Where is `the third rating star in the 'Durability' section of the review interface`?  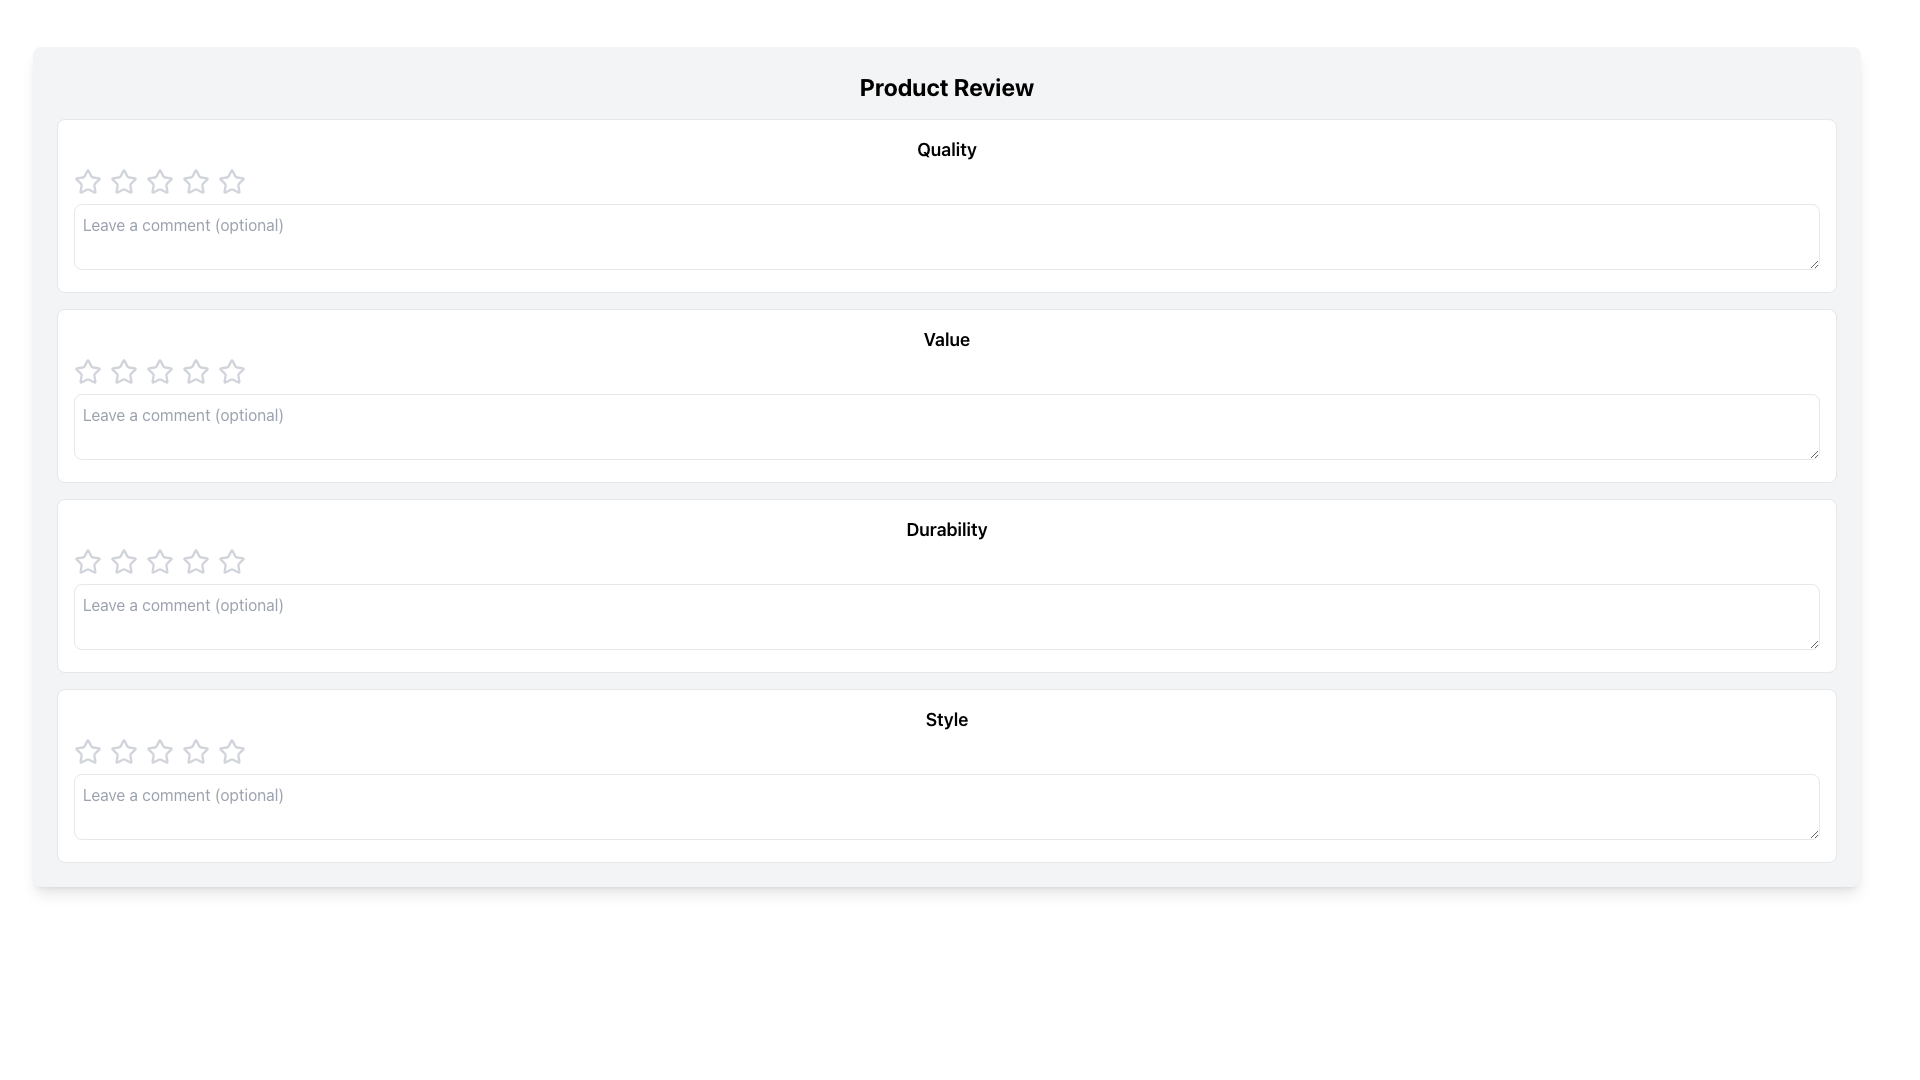
the third rating star in the 'Durability' section of the review interface is located at coordinates (196, 561).